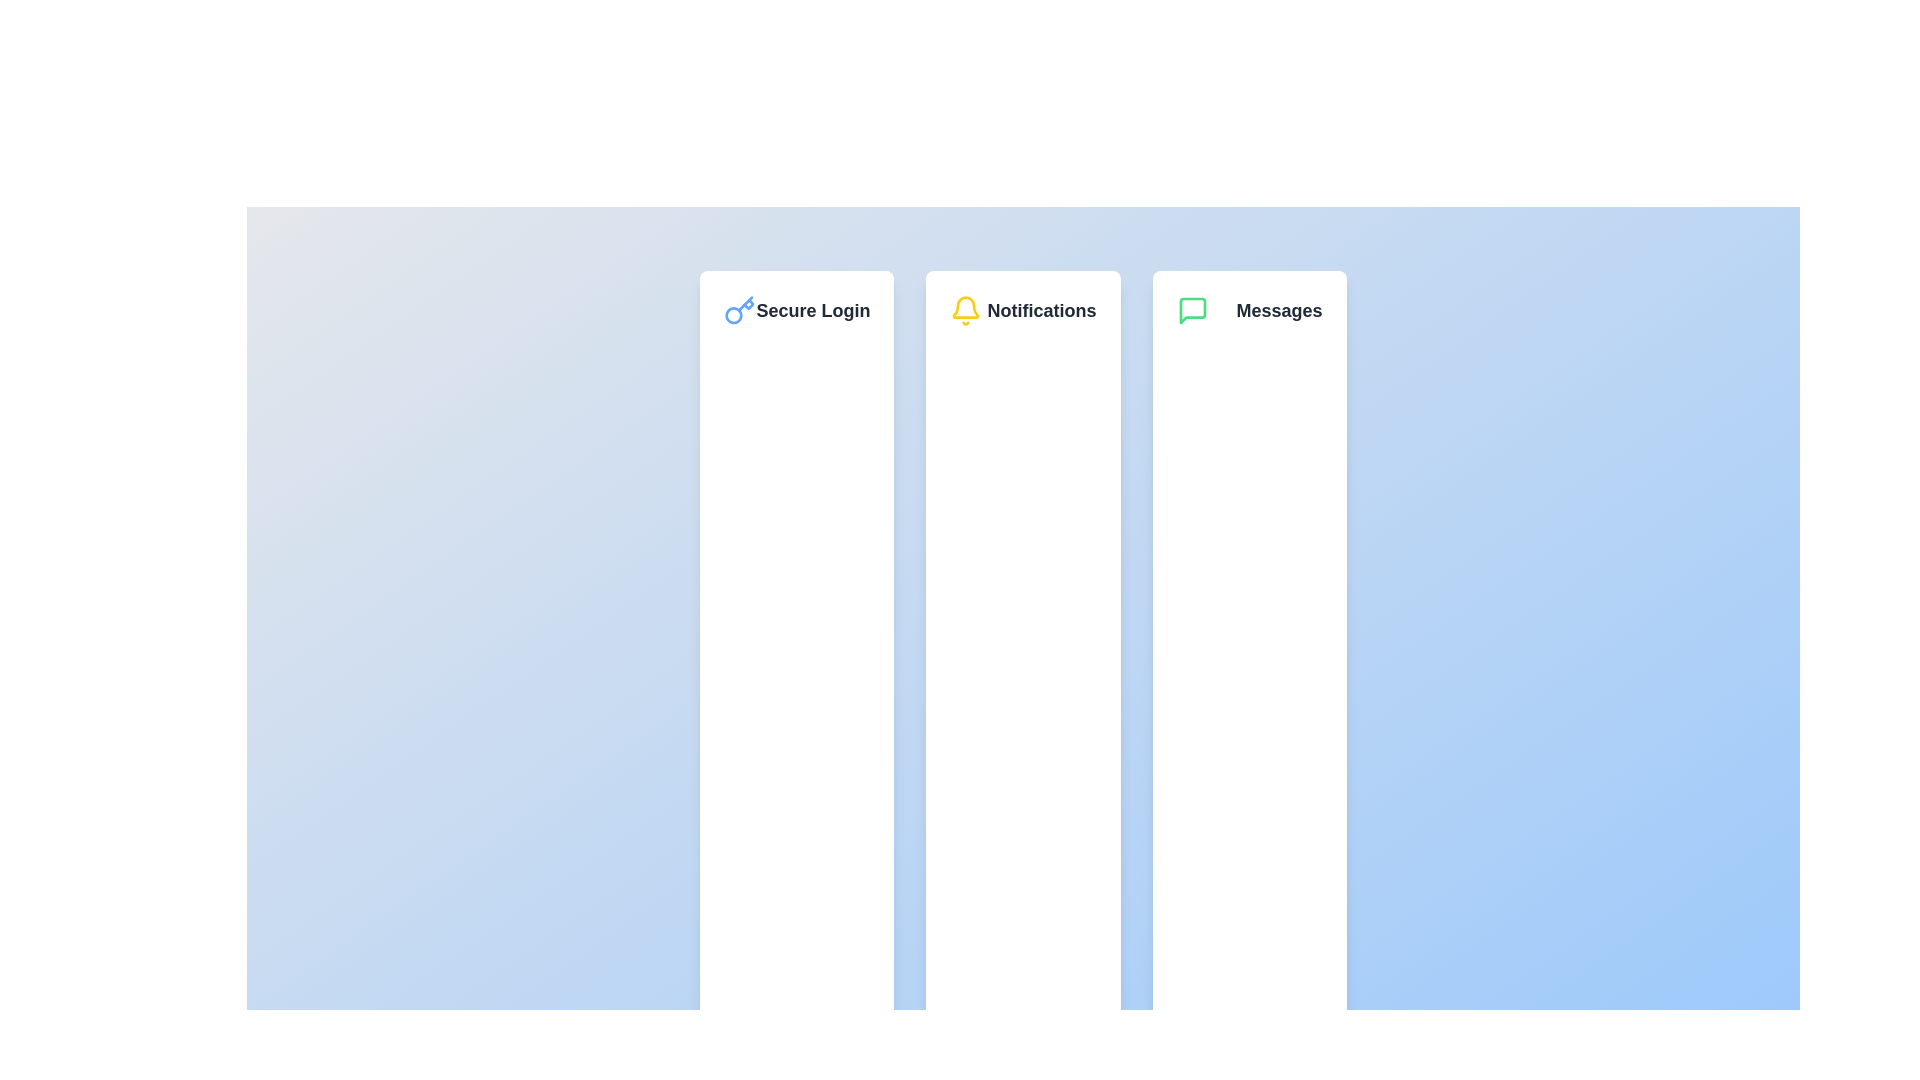 The width and height of the screenshot is (1920, 1080). What do you see at coordinates (966, 307) in the screenshot?
I see `the bell-shaped icon with a yellow outline in the Notifications section, which is centrally positioned among the three labeled sections` at bounding box center [966, 307].